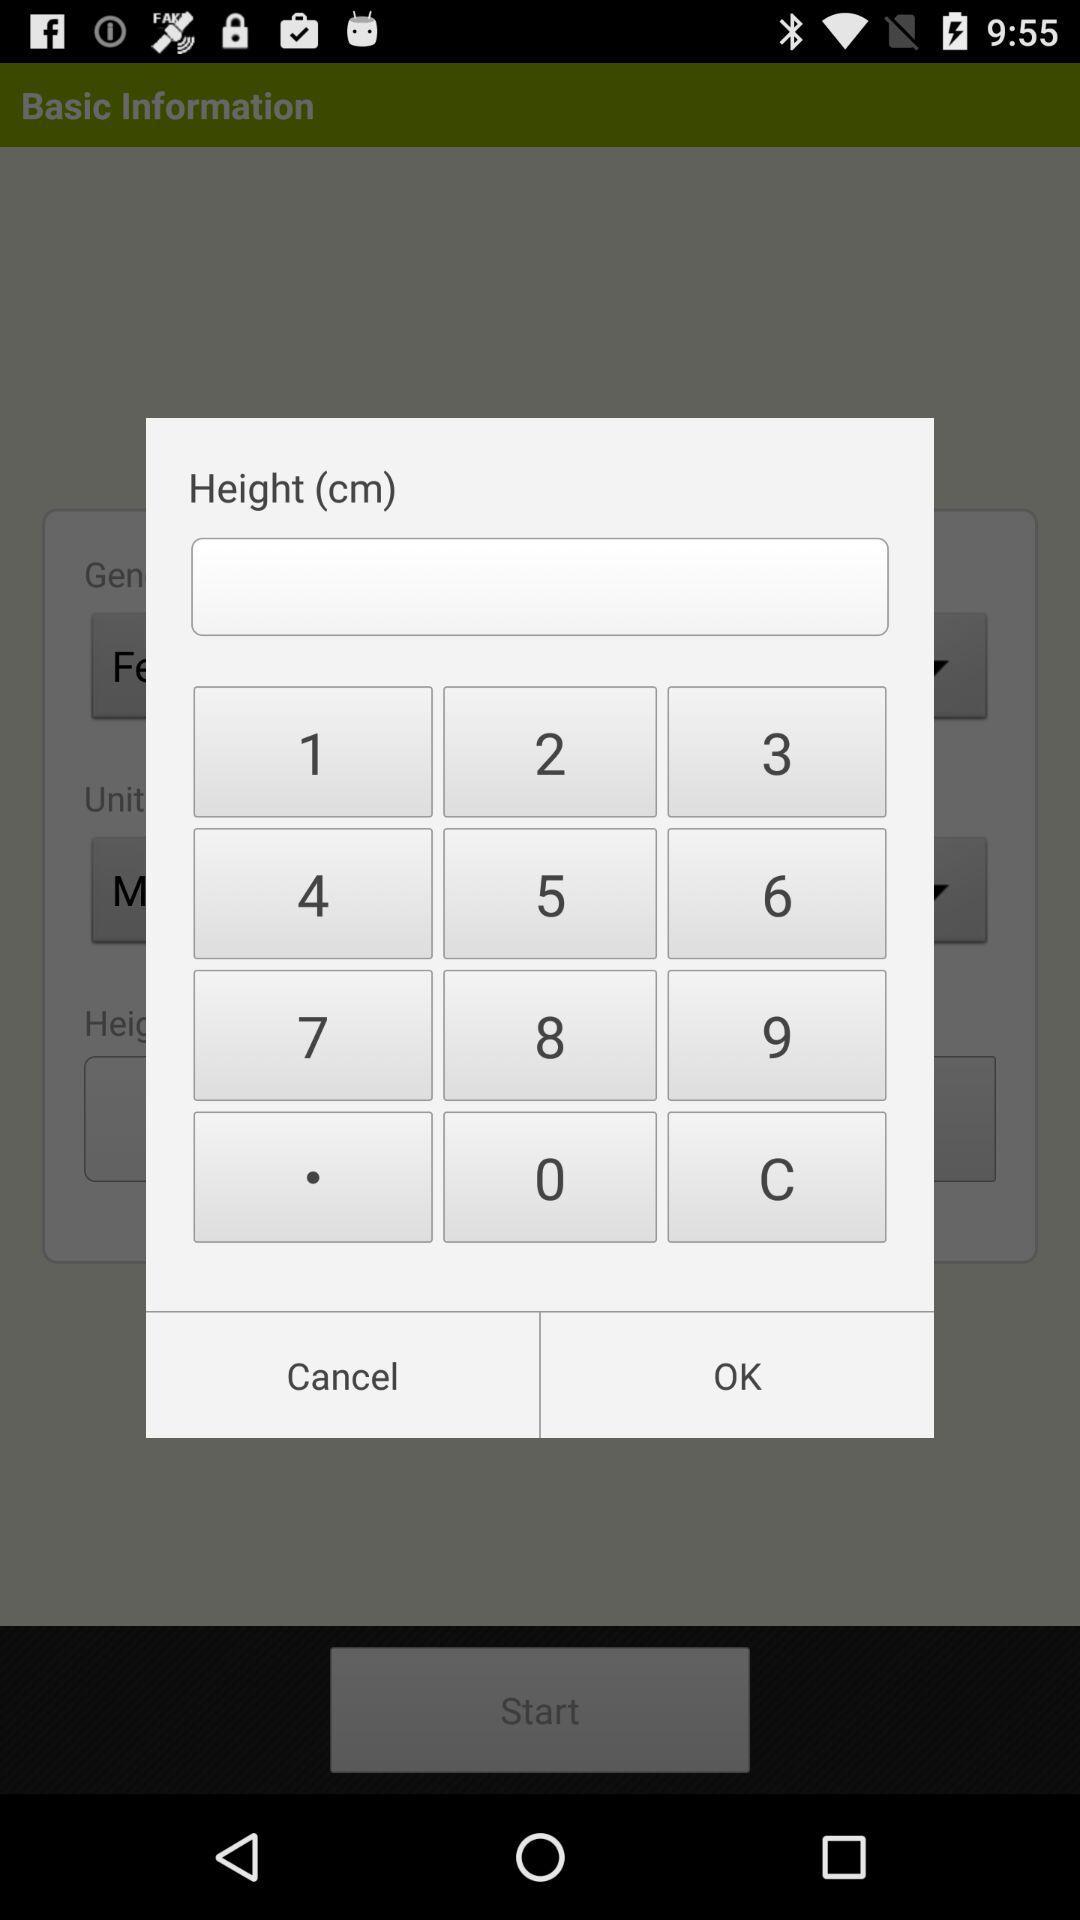 The width and height of the screenshot is (1080, 1920). I want to click on 2 button, so click(550, 750).